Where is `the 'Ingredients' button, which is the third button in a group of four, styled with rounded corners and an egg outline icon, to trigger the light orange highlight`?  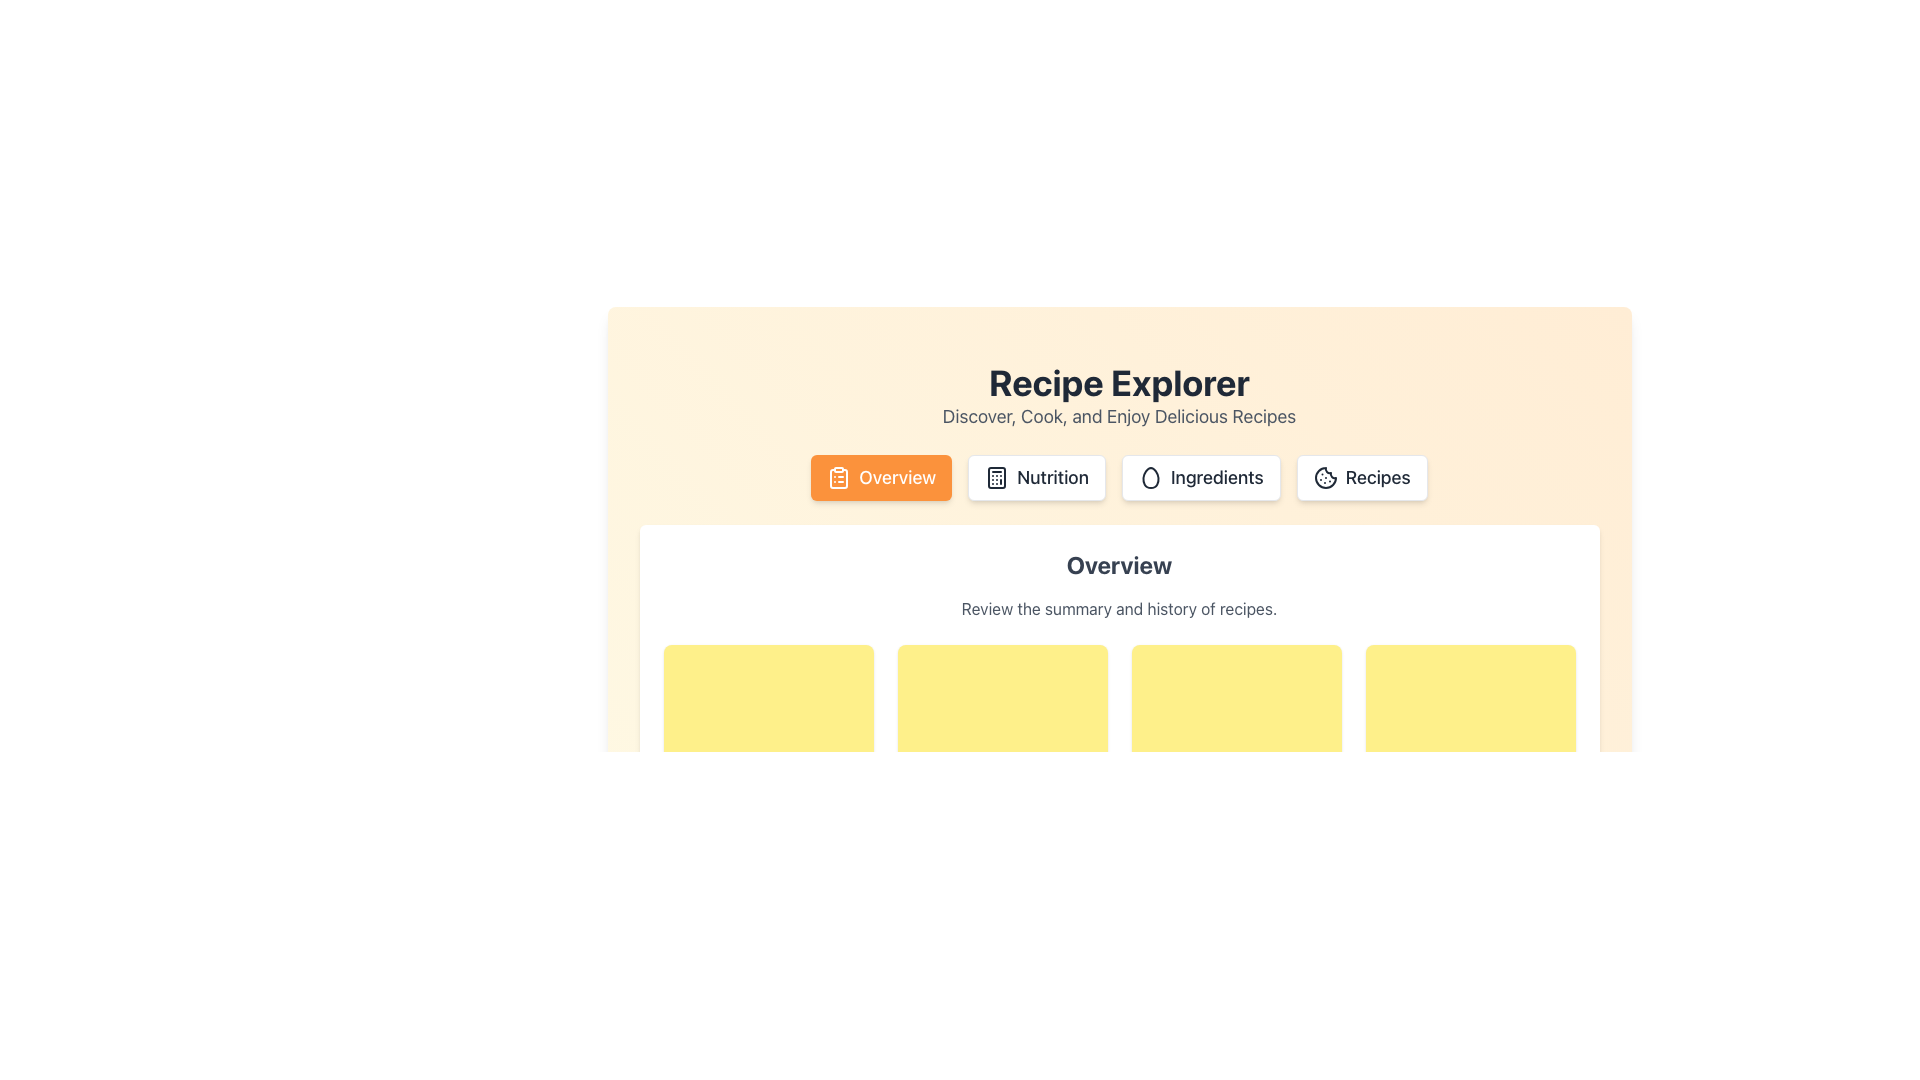
the 'Ingredients' button, which is the third button in a group of four, styled with rounded corners and an egg outline icon, to trigger the light orange highlight is located at coordinates (1200, 478).